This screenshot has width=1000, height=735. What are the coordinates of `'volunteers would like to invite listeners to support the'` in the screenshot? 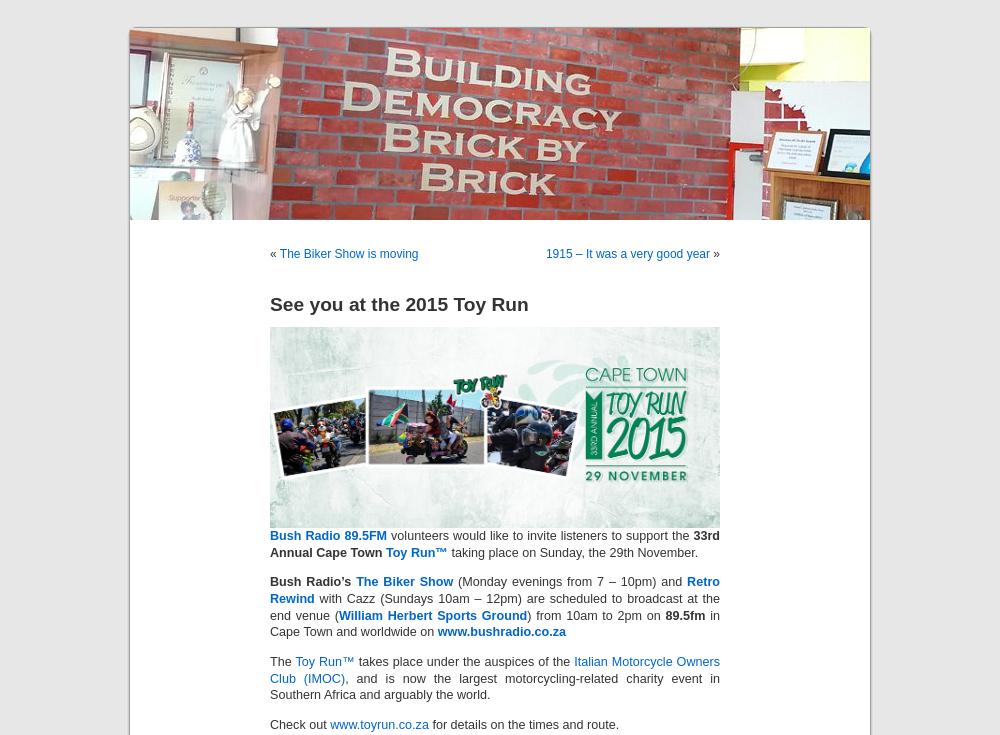 It's located at (540, 534).